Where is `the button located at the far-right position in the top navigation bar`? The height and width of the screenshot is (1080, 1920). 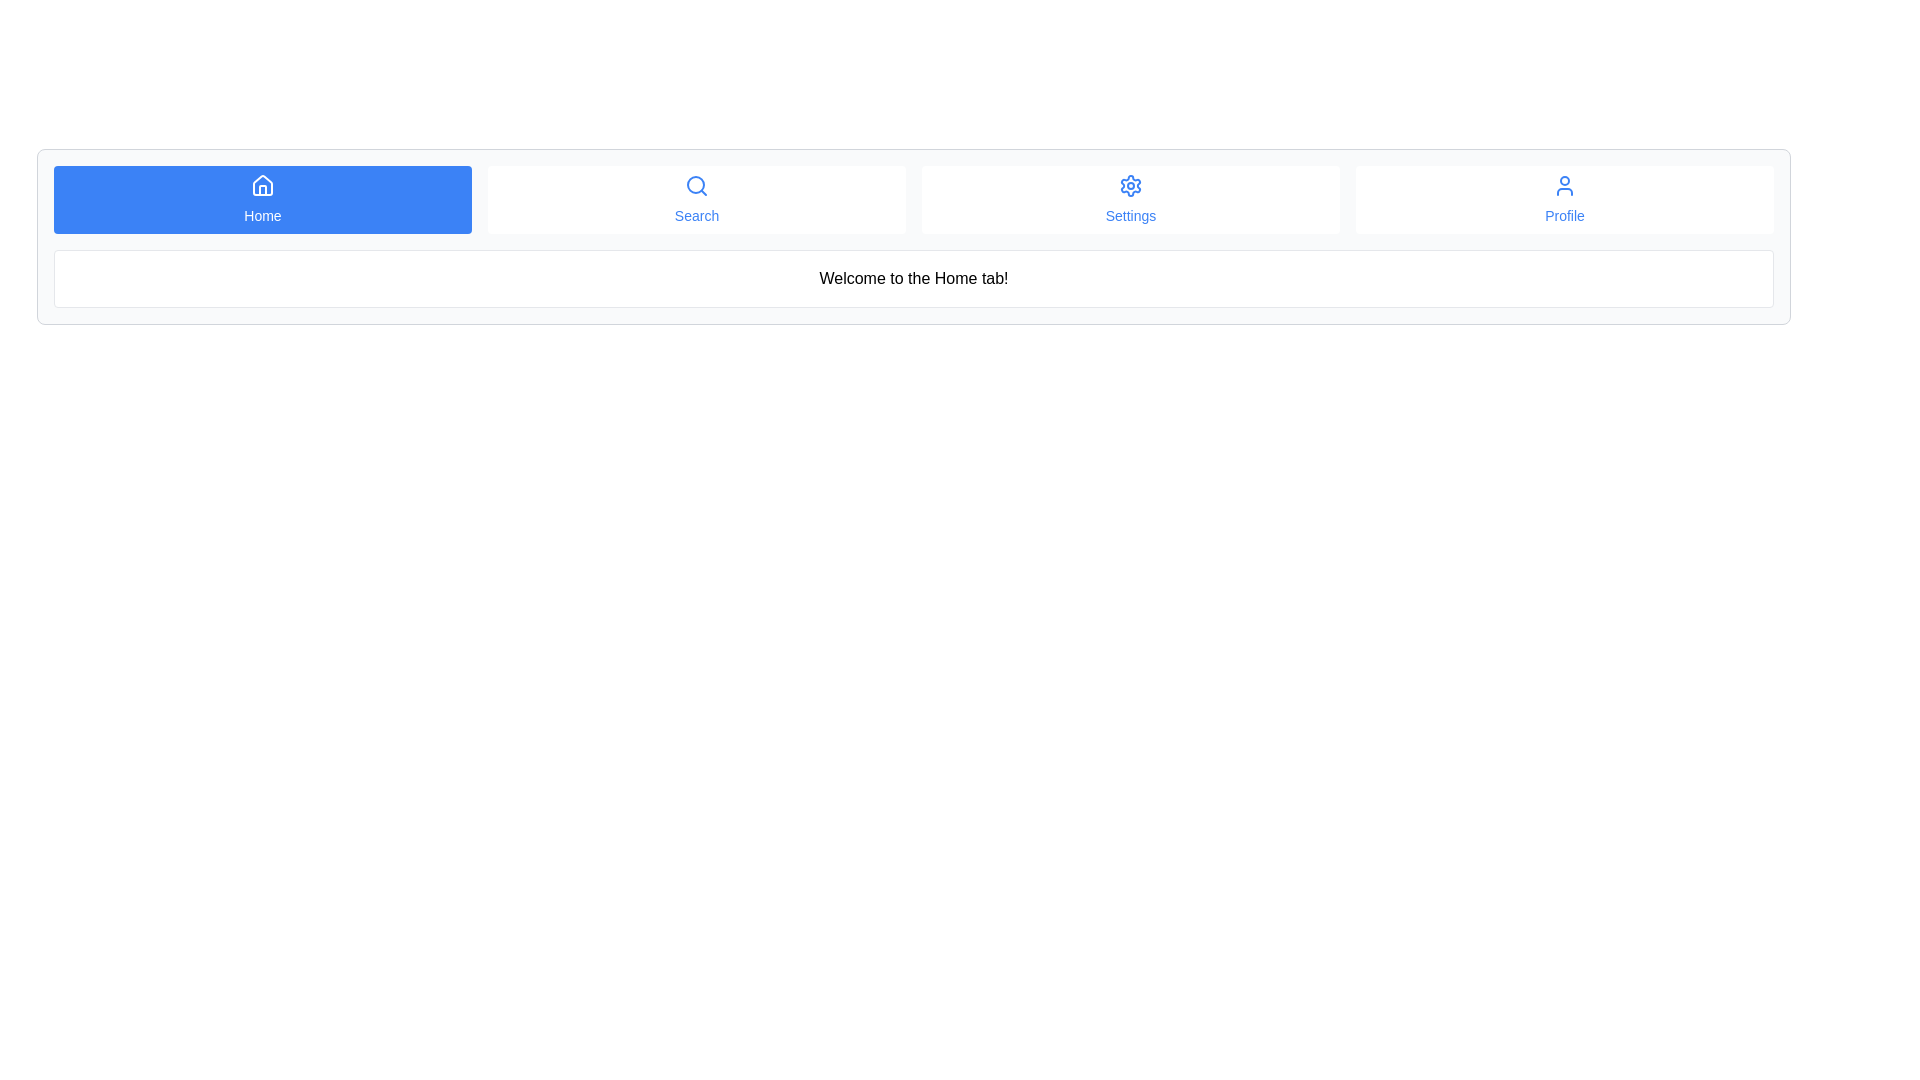 the button located at the far-right position in the top navigation bar is located at coordinates (1563, 200).